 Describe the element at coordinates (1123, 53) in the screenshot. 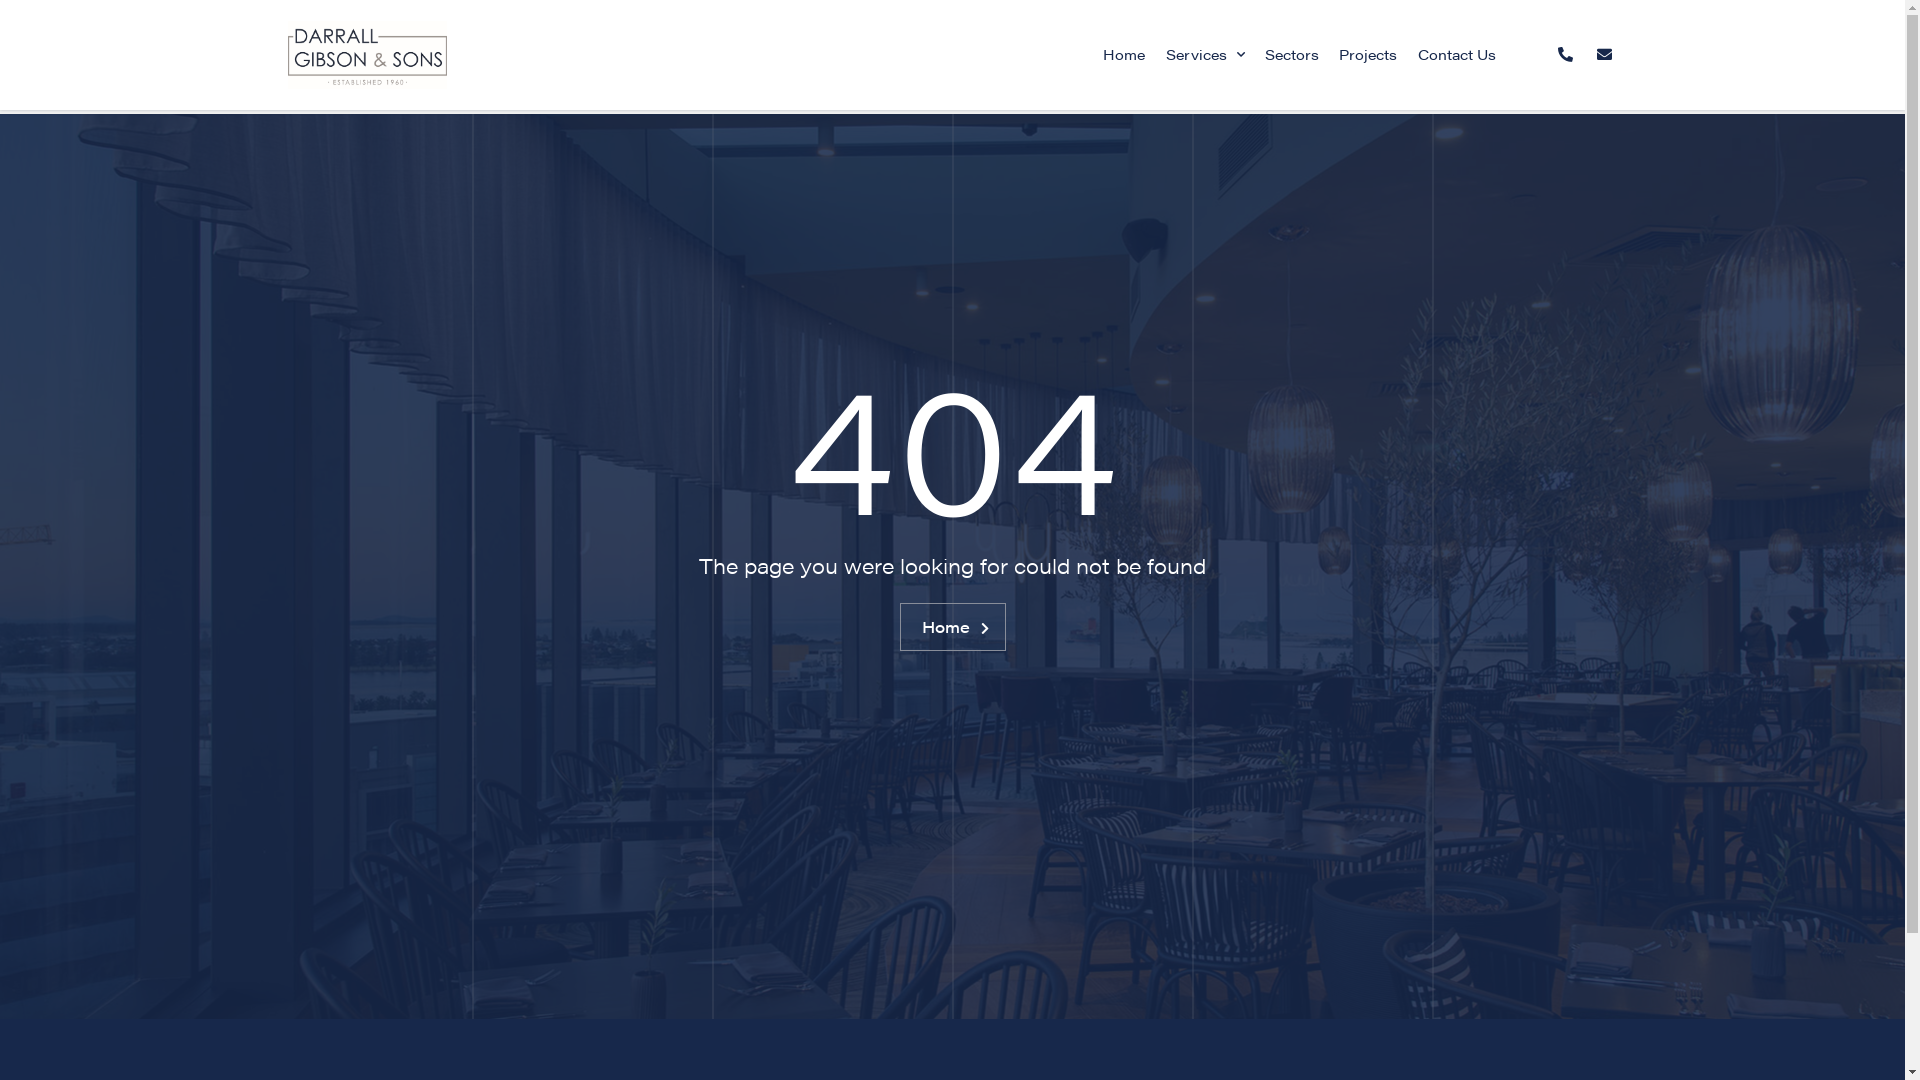

I see `'Home'` at that location.